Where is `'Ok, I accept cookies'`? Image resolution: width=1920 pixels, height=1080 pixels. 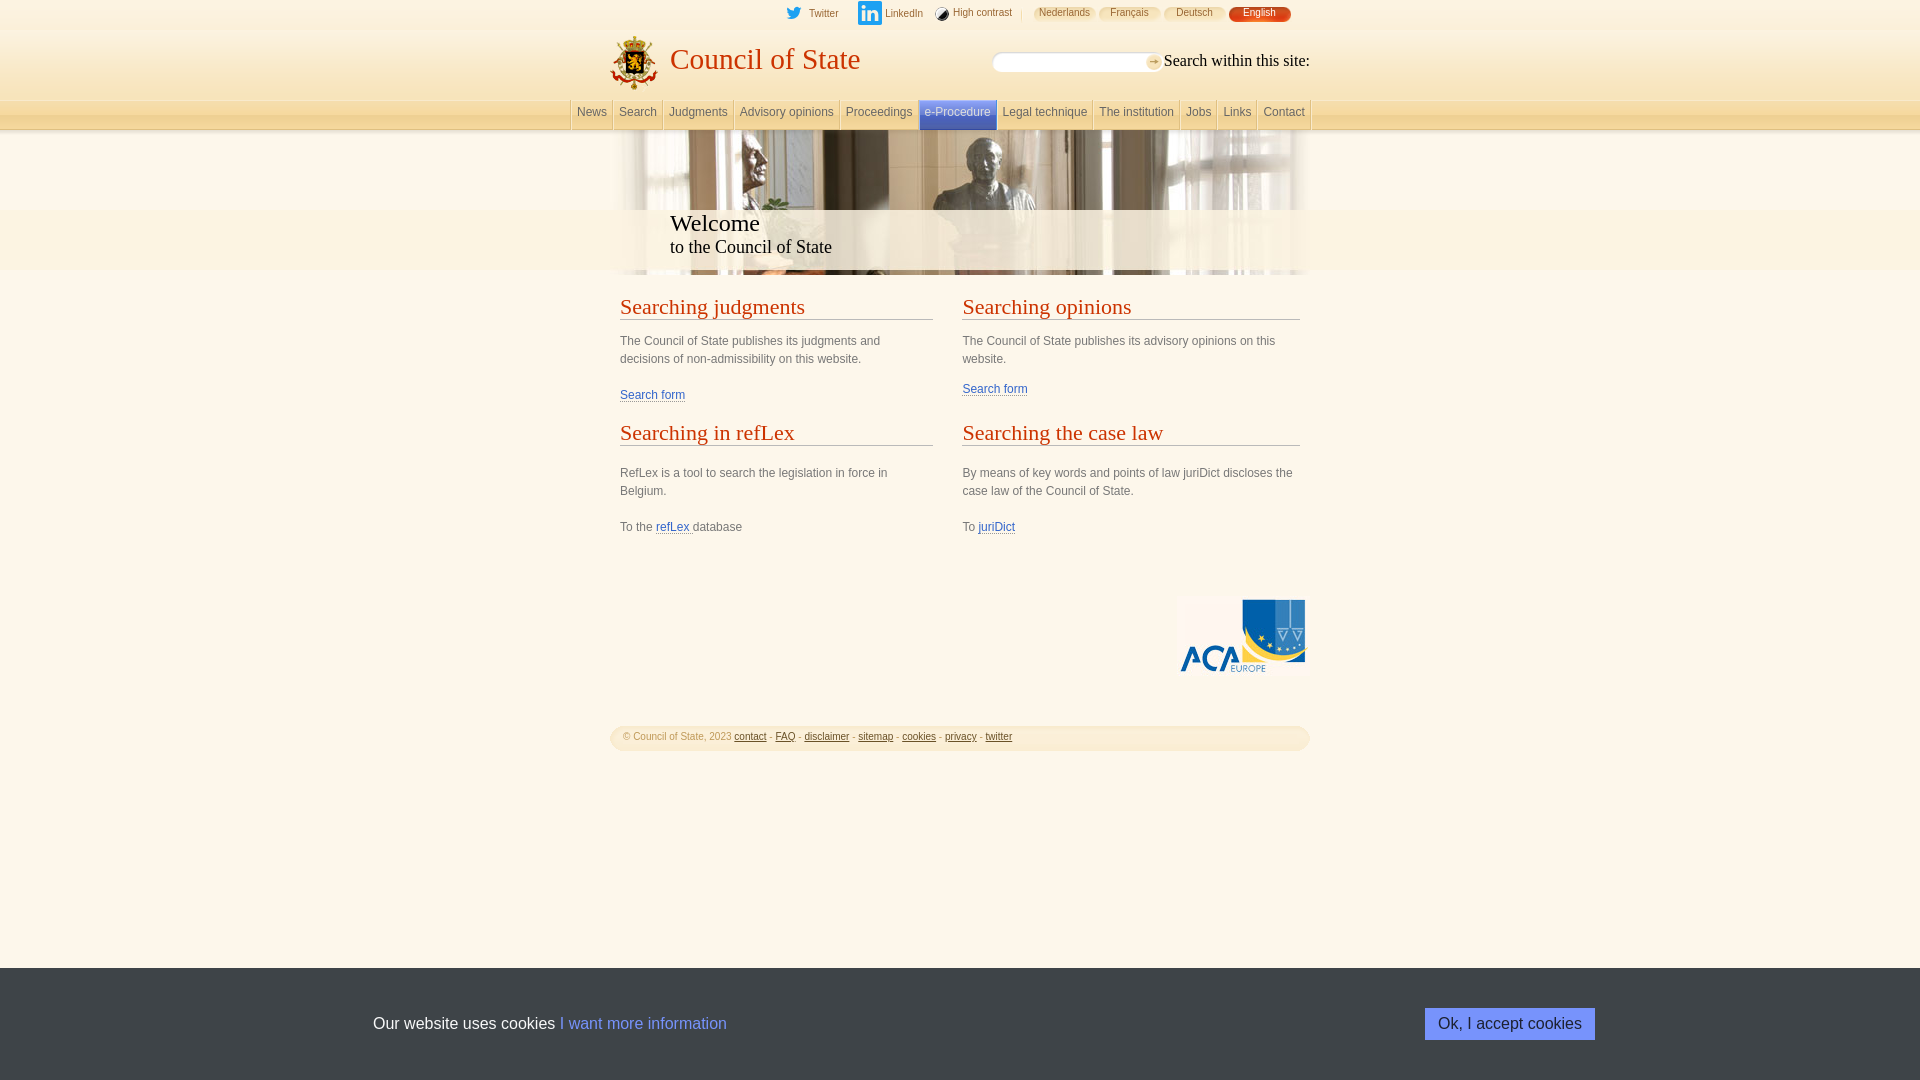 'Ok, I accept cookies' is located at coordinates (1424, 1023).